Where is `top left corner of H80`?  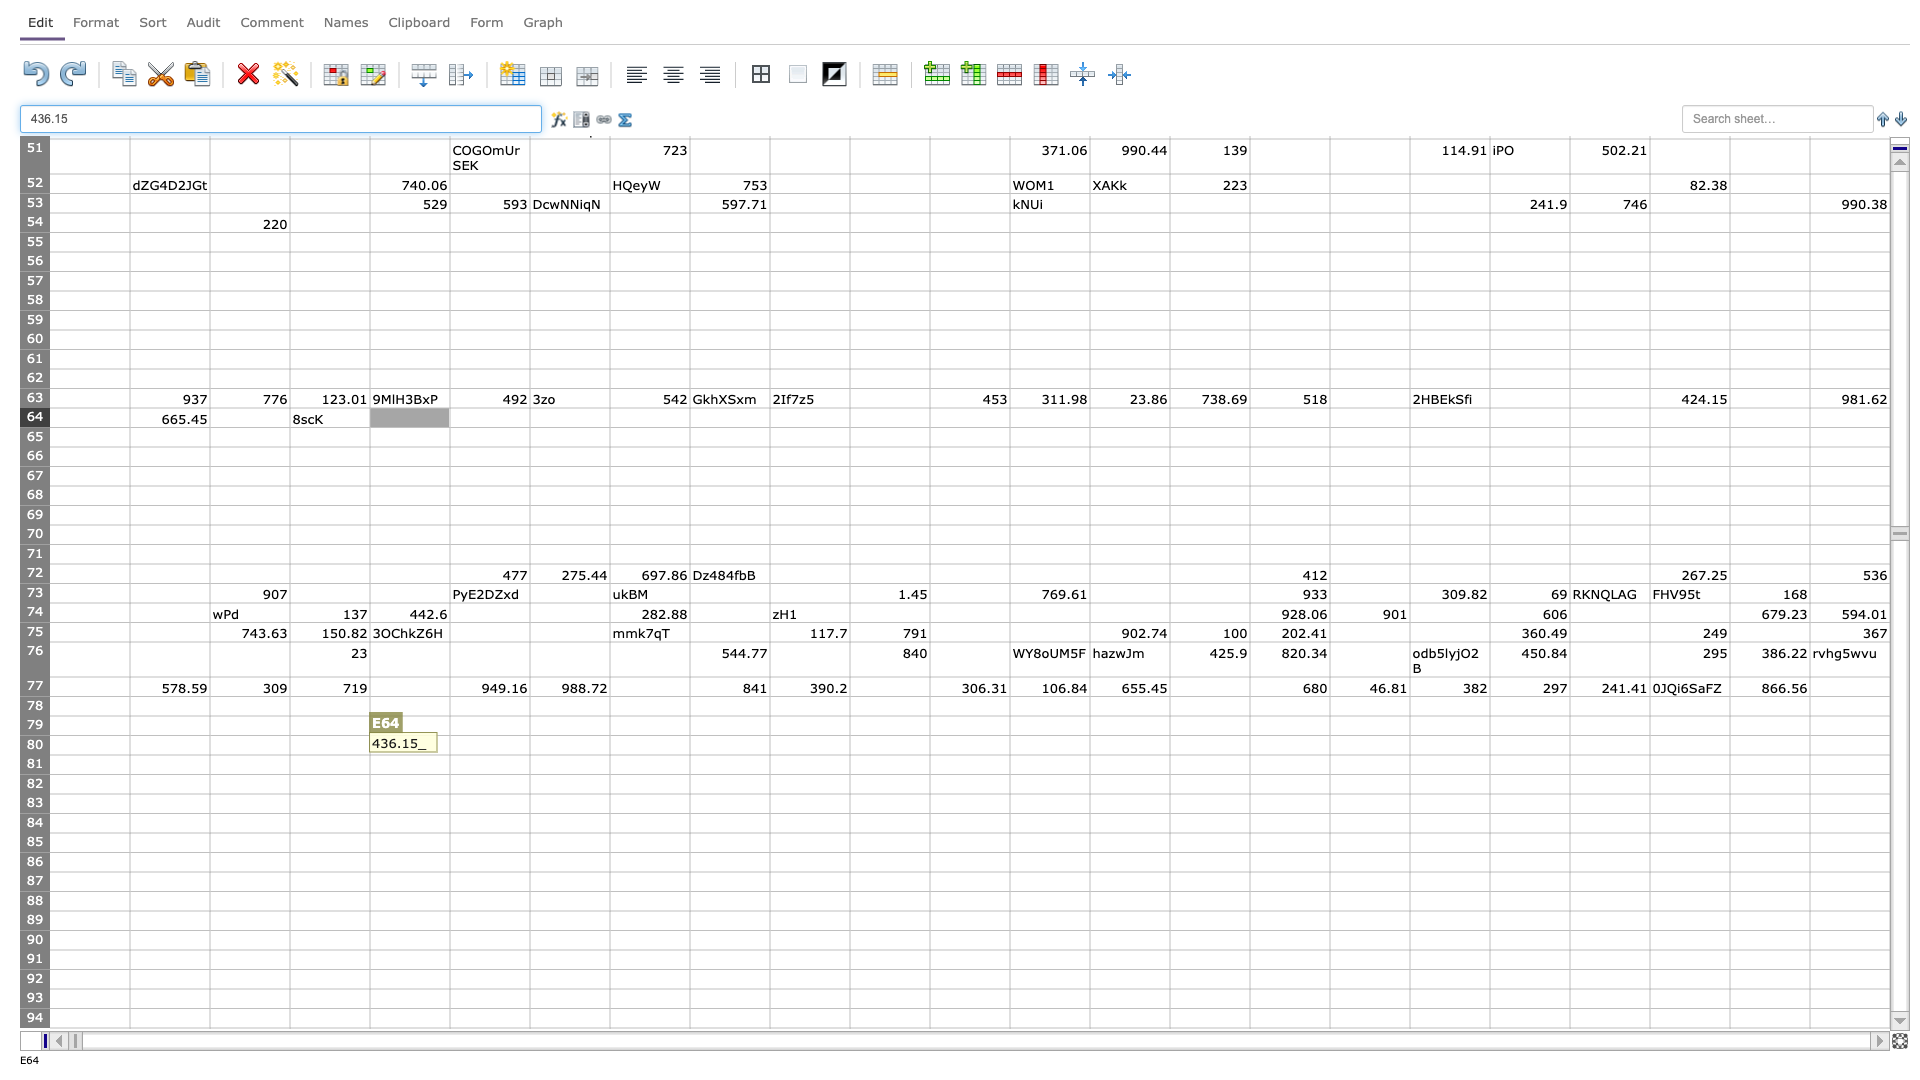
top left corner of H80 is located at coordinates (608, 735).